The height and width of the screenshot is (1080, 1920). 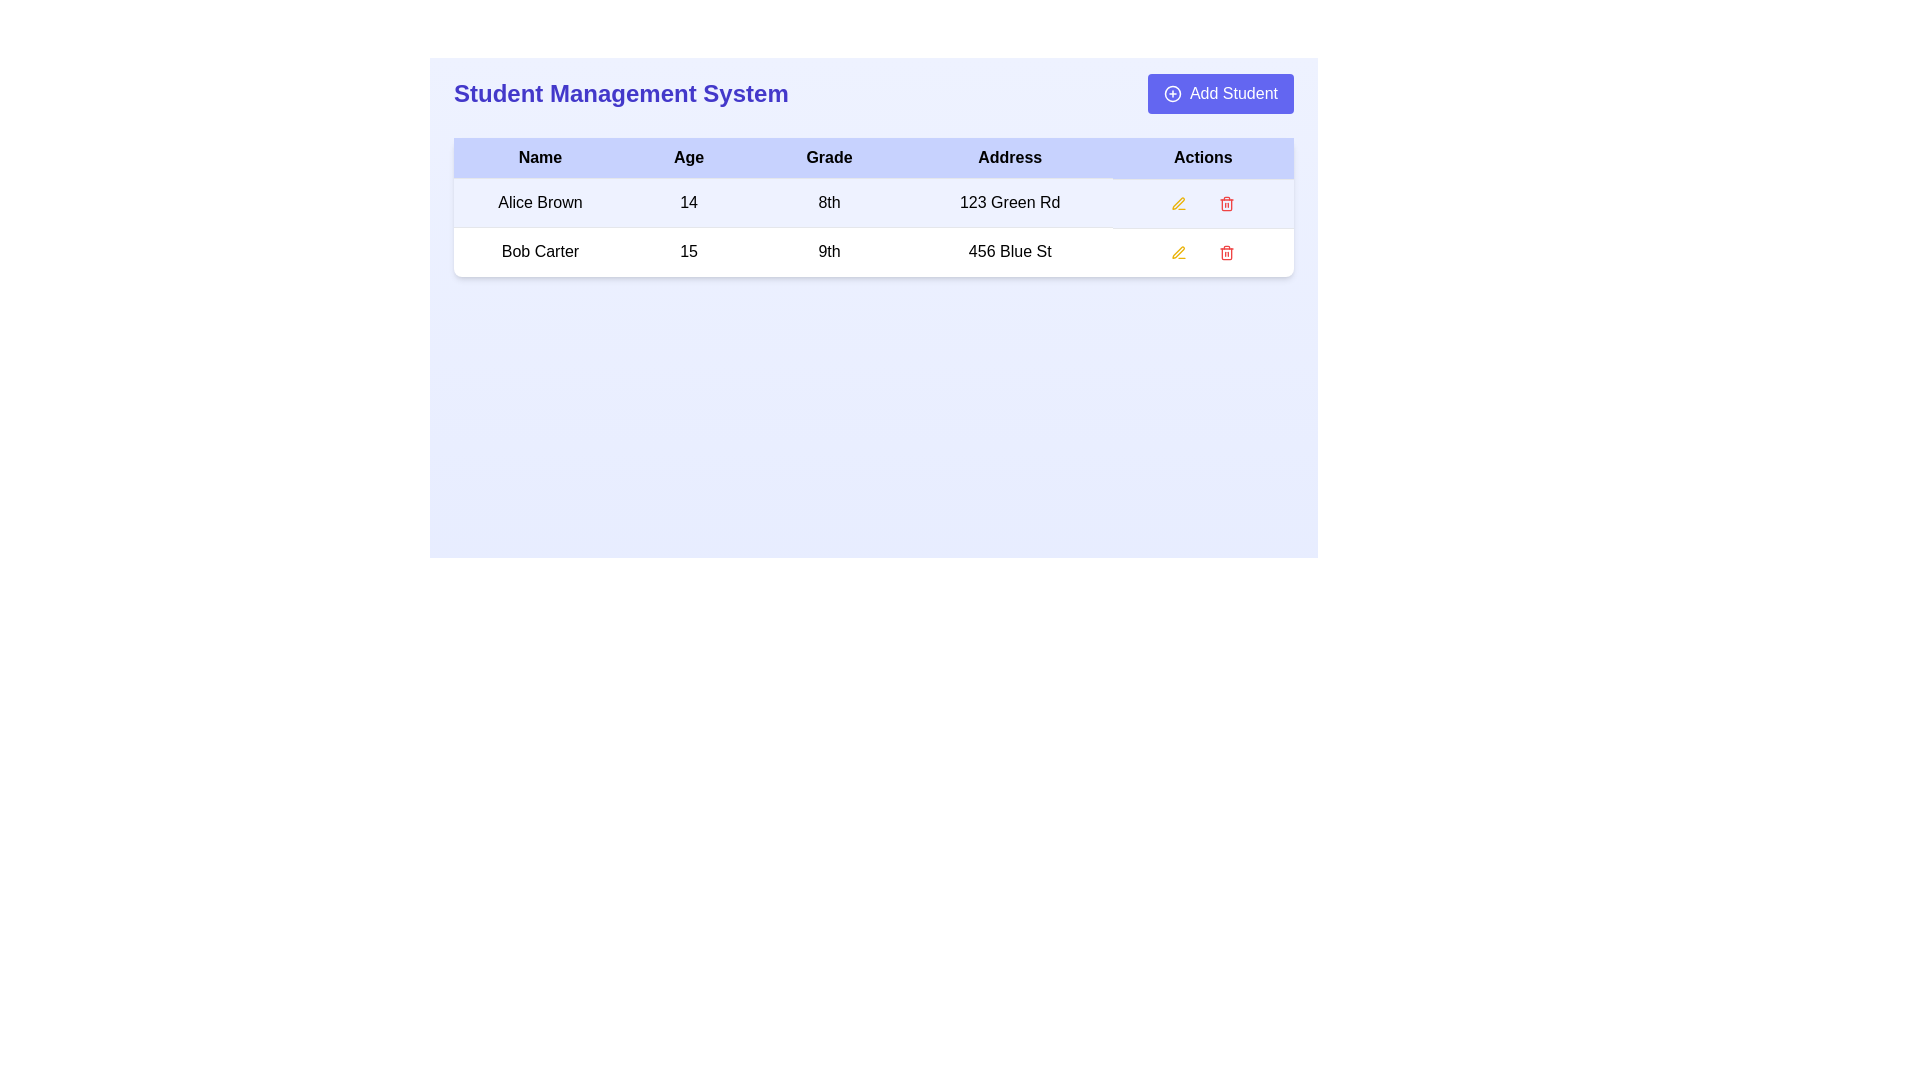 I want to click on the edit button located in the action buttons group of the second row of the table to initiate editing, so click(x=1179, y=251).